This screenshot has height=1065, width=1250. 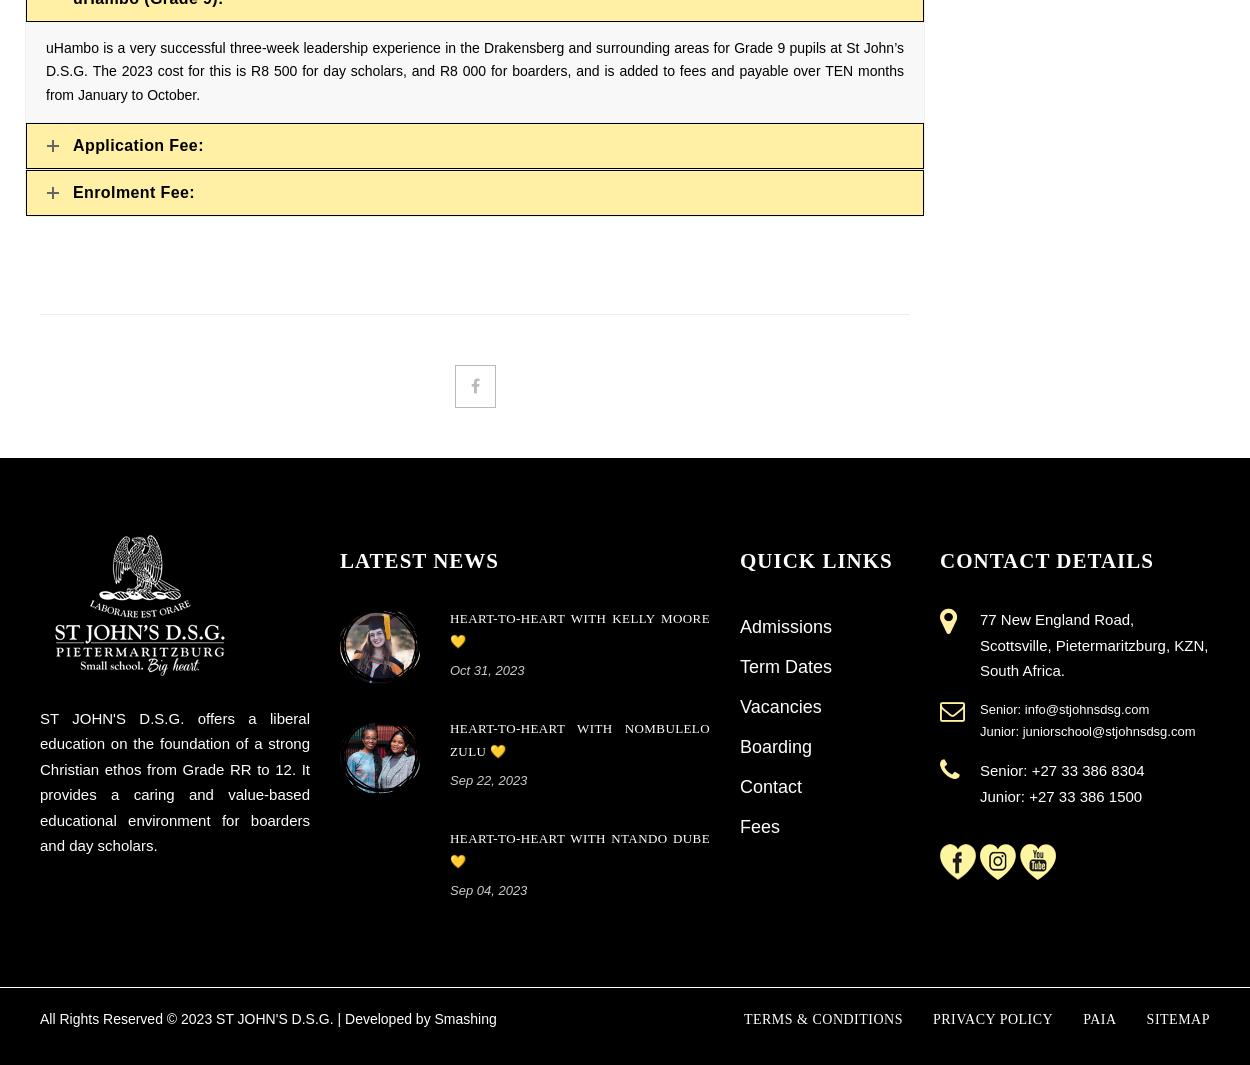 I want to click on 'Contact Details', so click(x=1046, y=559).